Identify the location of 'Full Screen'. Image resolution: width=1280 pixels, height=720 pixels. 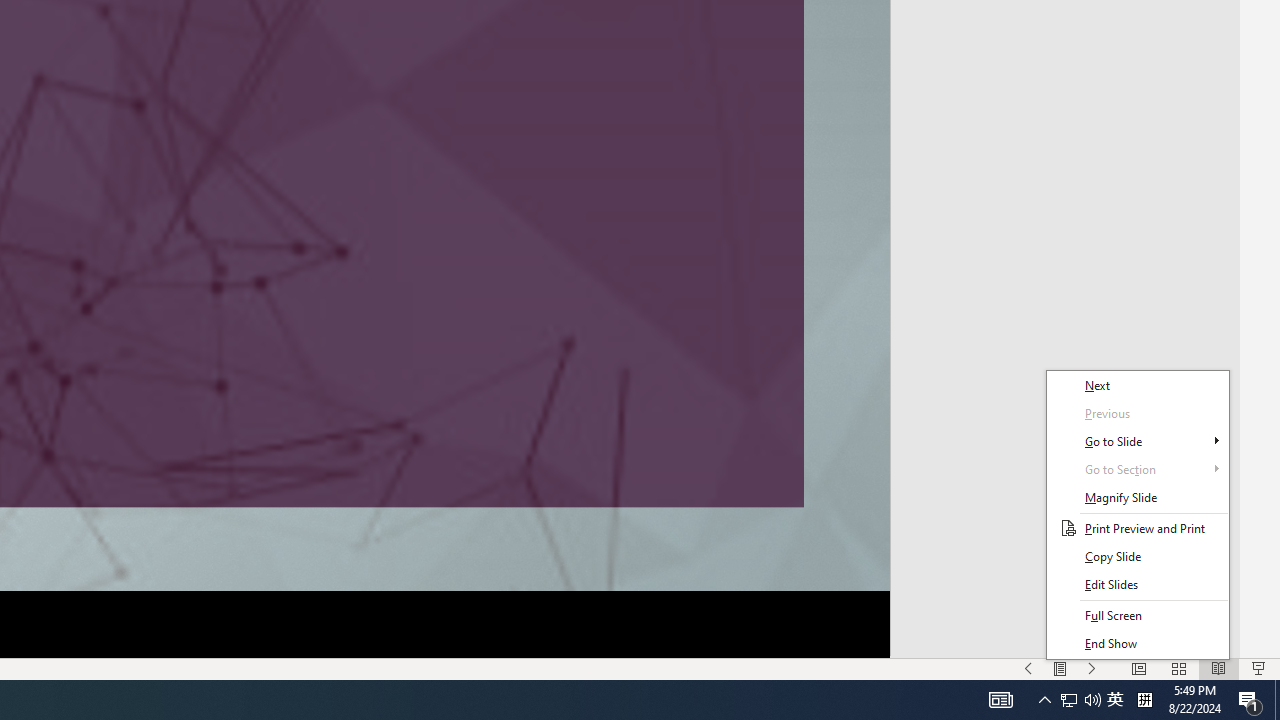
(1137, 614).